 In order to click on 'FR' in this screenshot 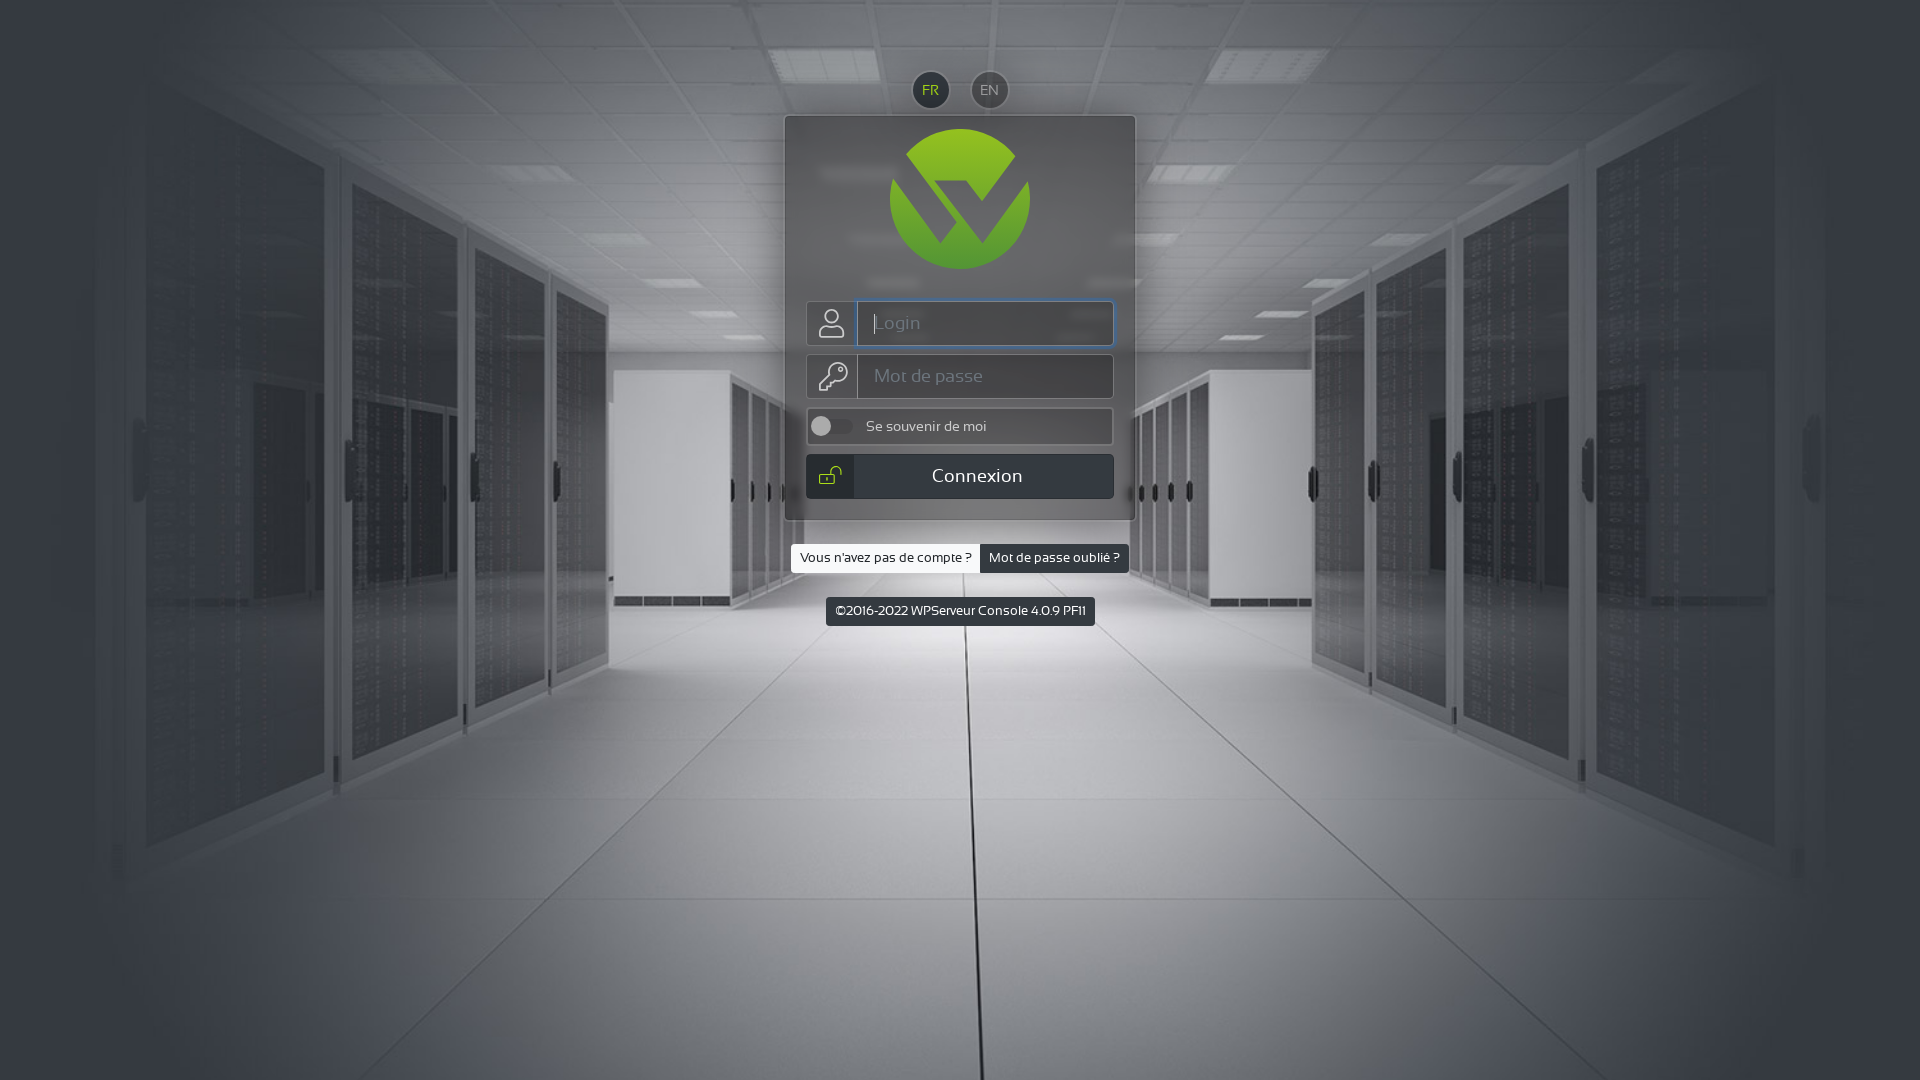, I will do `click(929, 88)`.